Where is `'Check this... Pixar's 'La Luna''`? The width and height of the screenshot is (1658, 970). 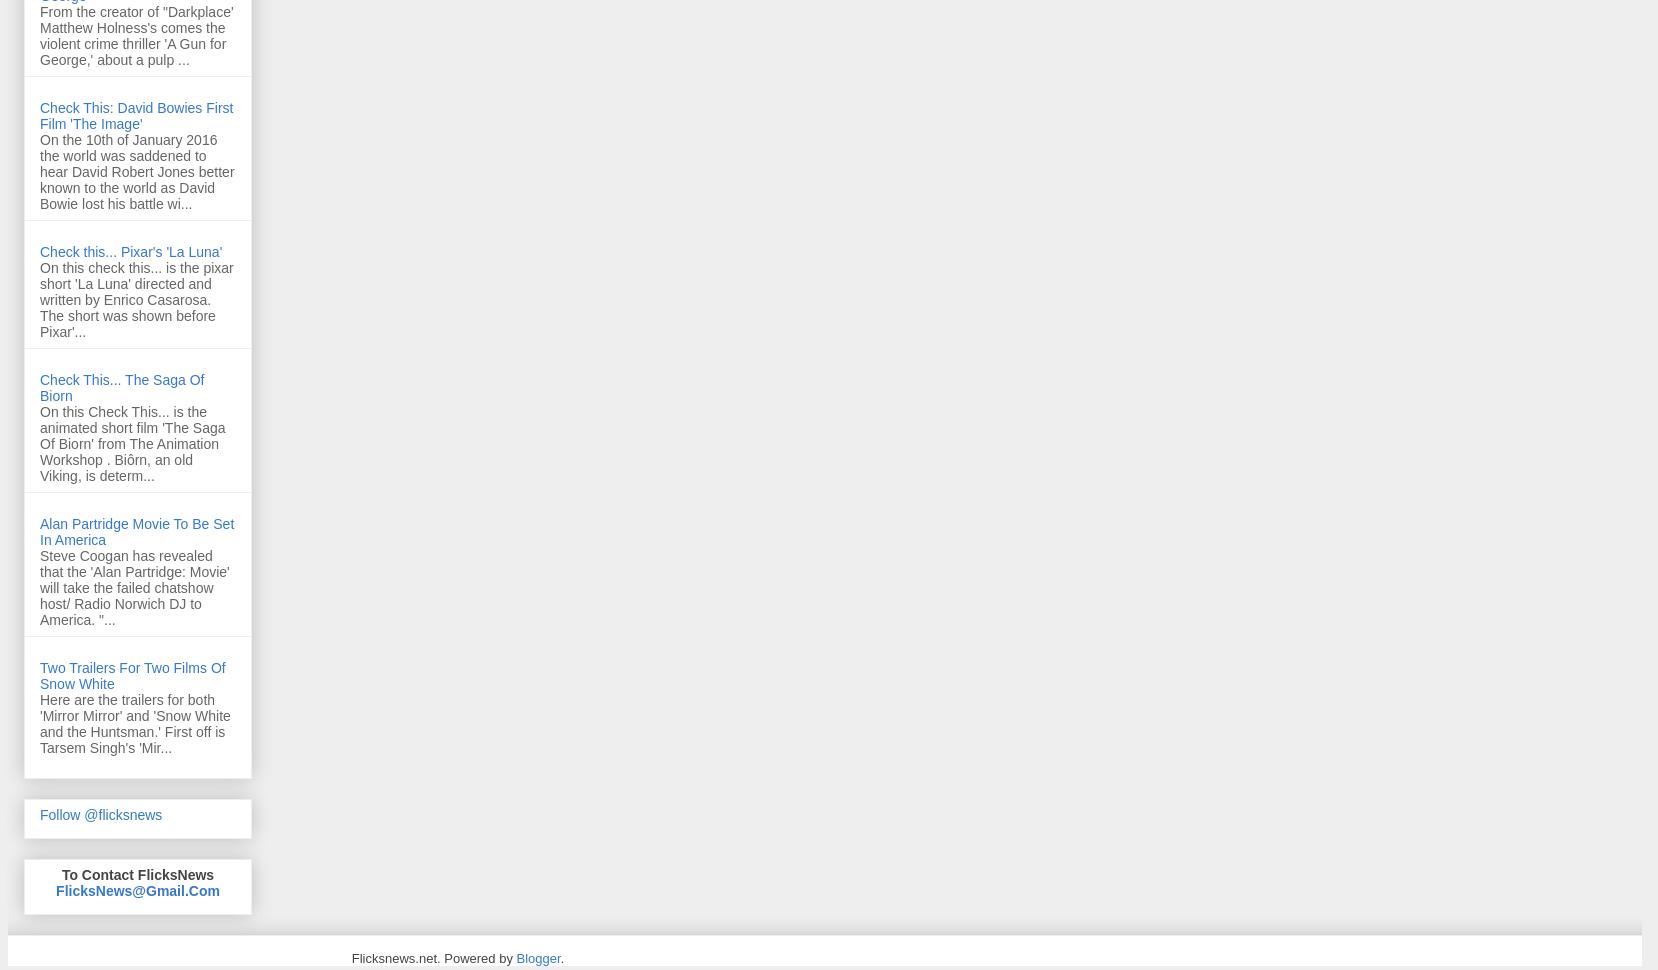 'Check this... Pixar's 'La Luna'' is located at coordinates (129, 250).